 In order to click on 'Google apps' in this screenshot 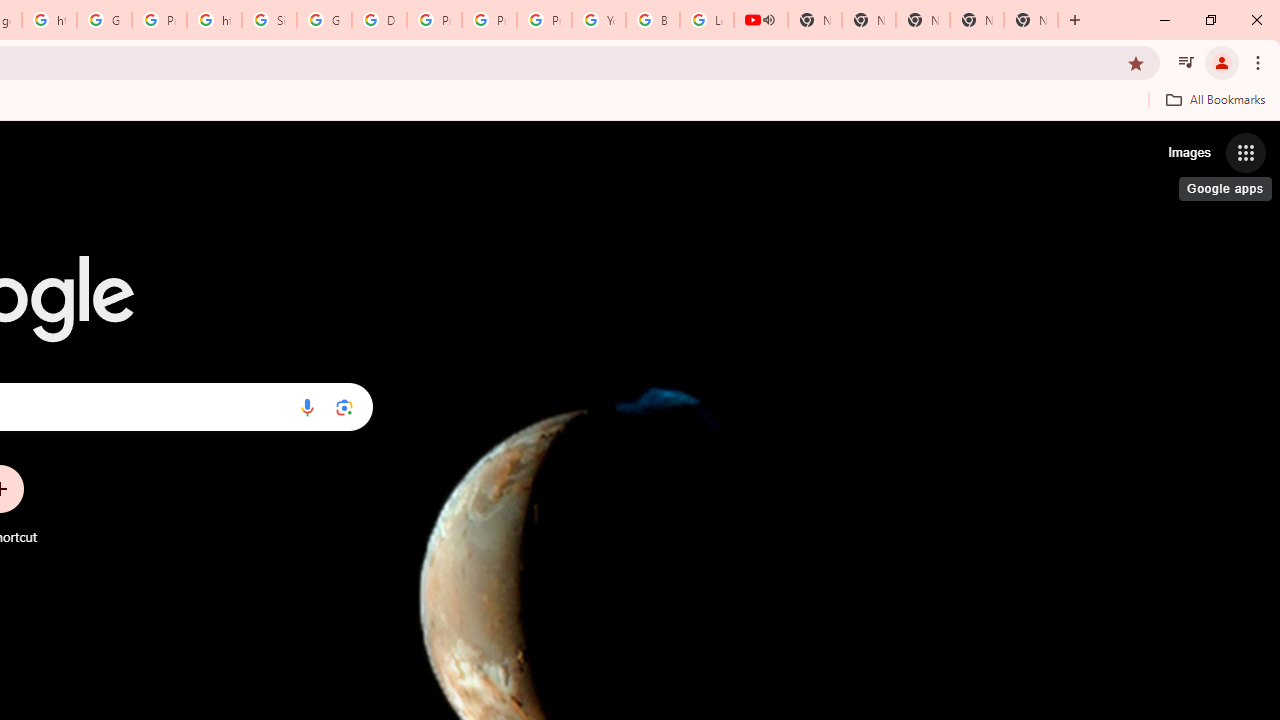, I will do `click(1245, 152)`.